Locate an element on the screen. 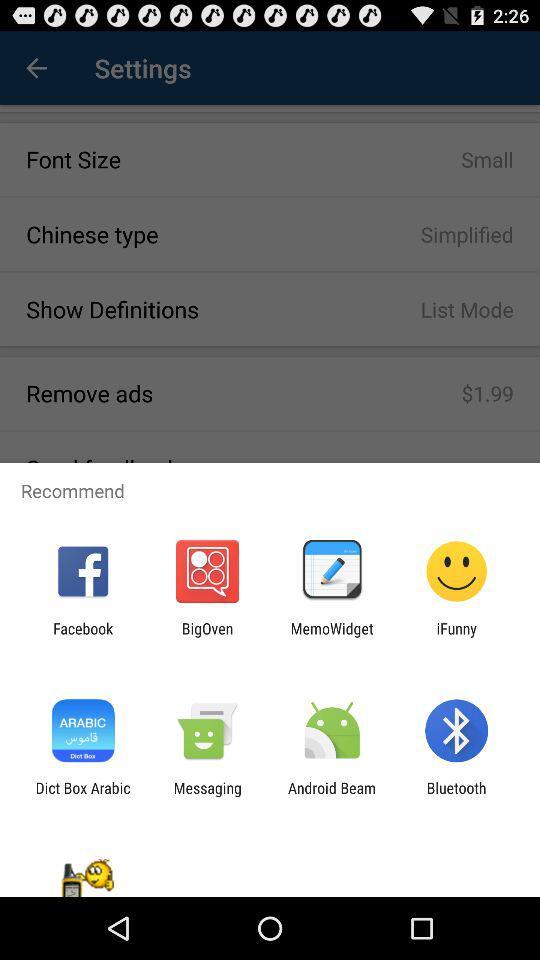  app to the left of ifunny icon is located at coordinates (332, 636).